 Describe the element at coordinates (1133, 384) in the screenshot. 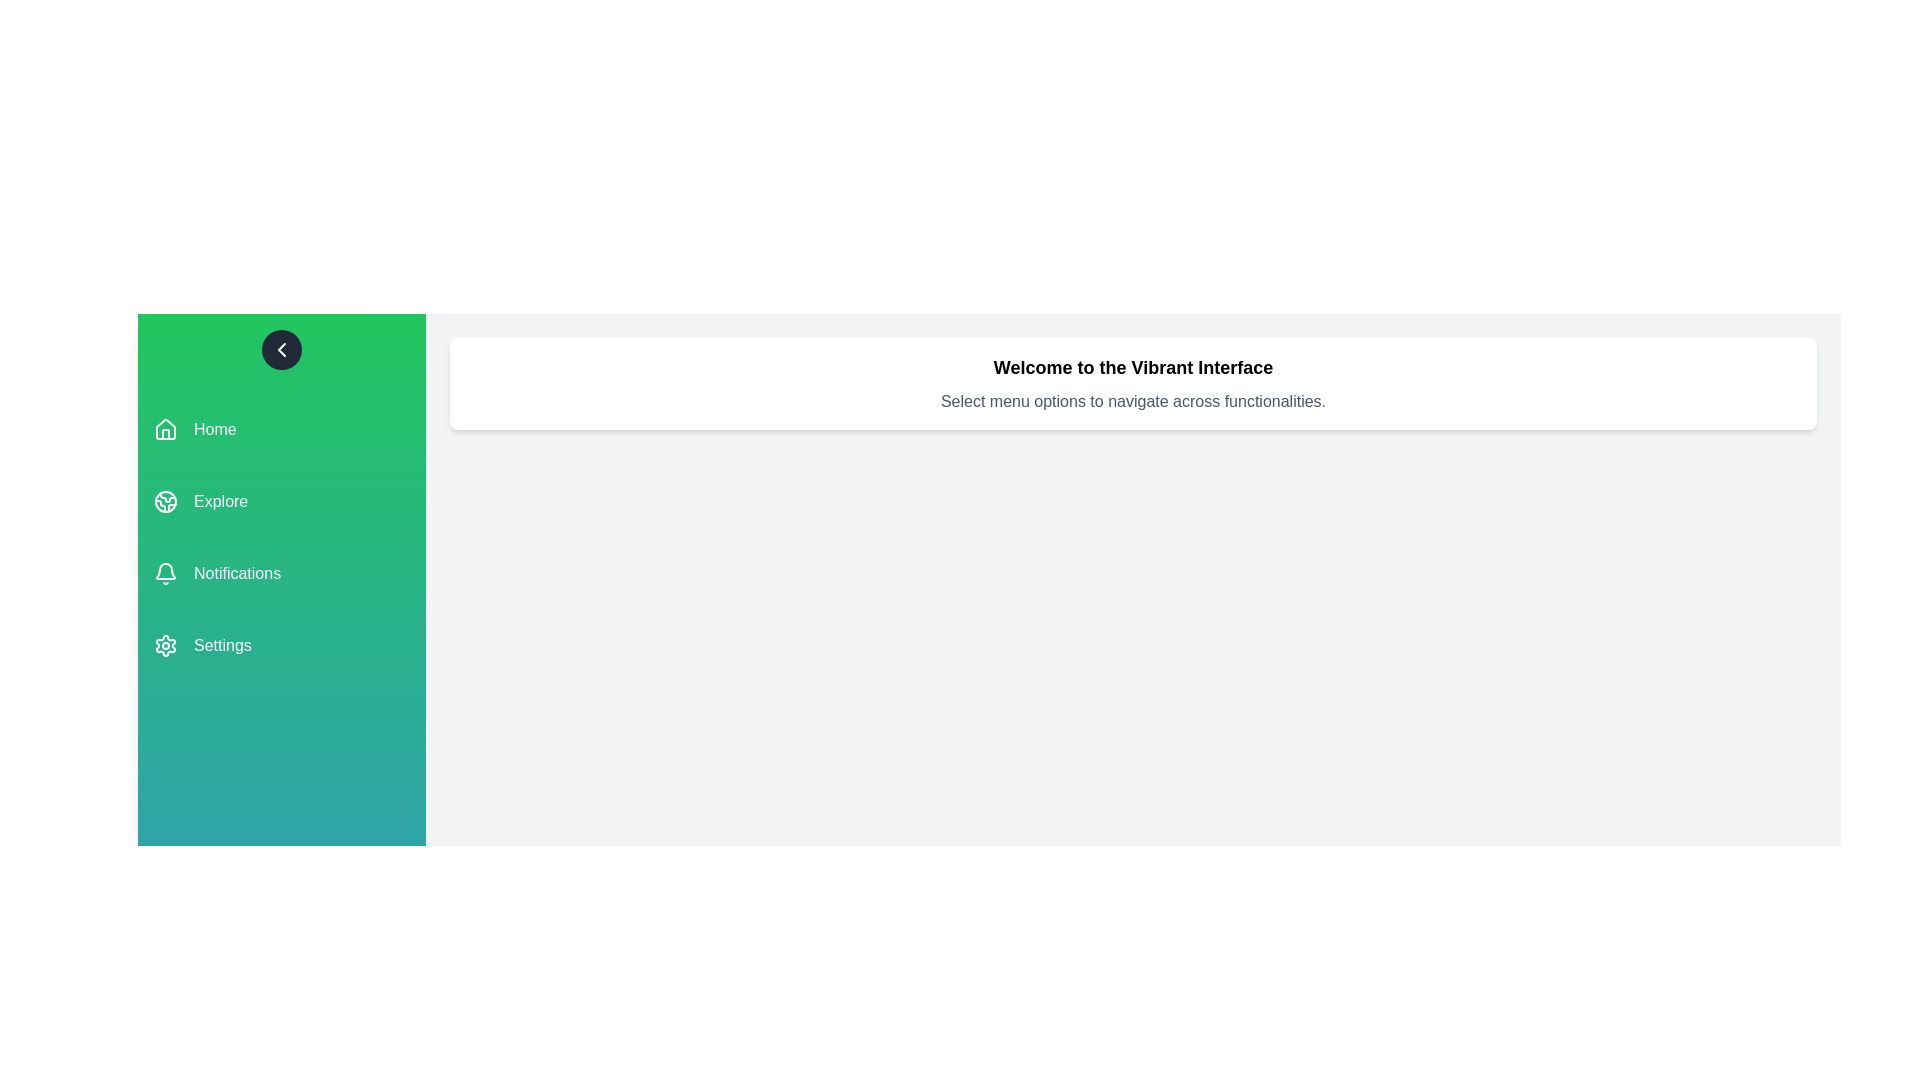

I see `the welcome message to interact` at that location.